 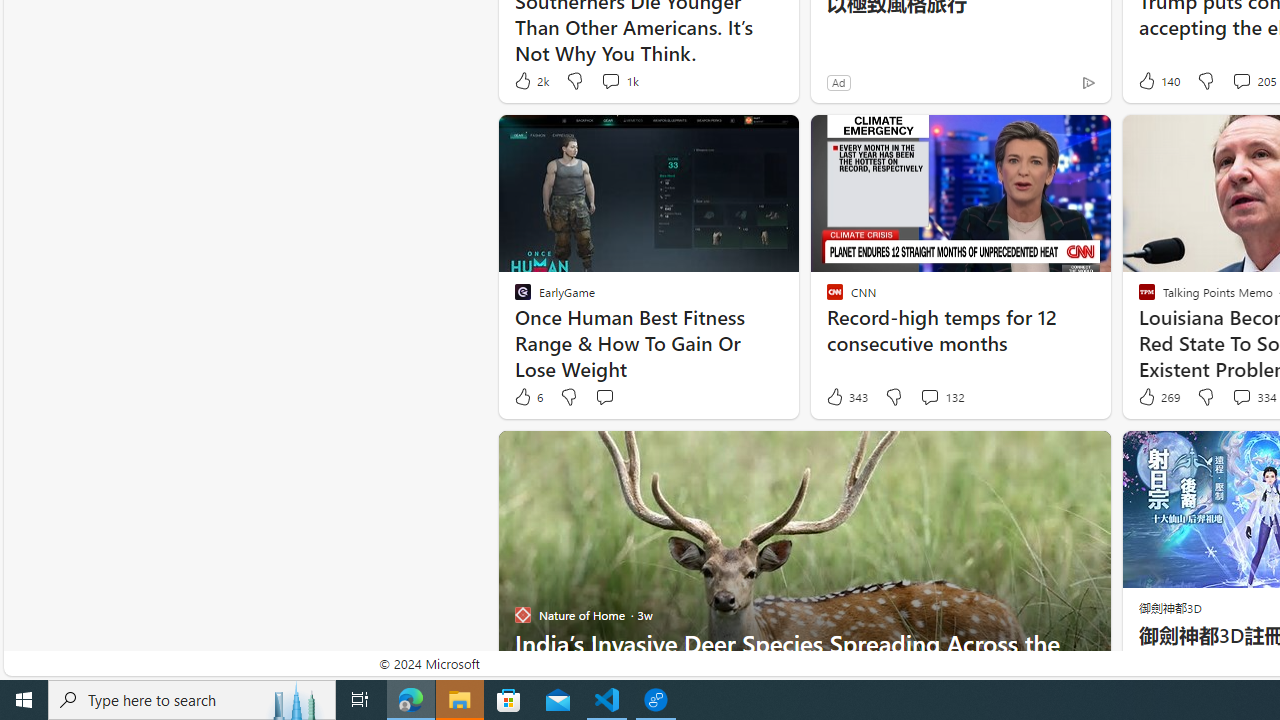 I want to click on '2k Like', so click(x=530, y=80).